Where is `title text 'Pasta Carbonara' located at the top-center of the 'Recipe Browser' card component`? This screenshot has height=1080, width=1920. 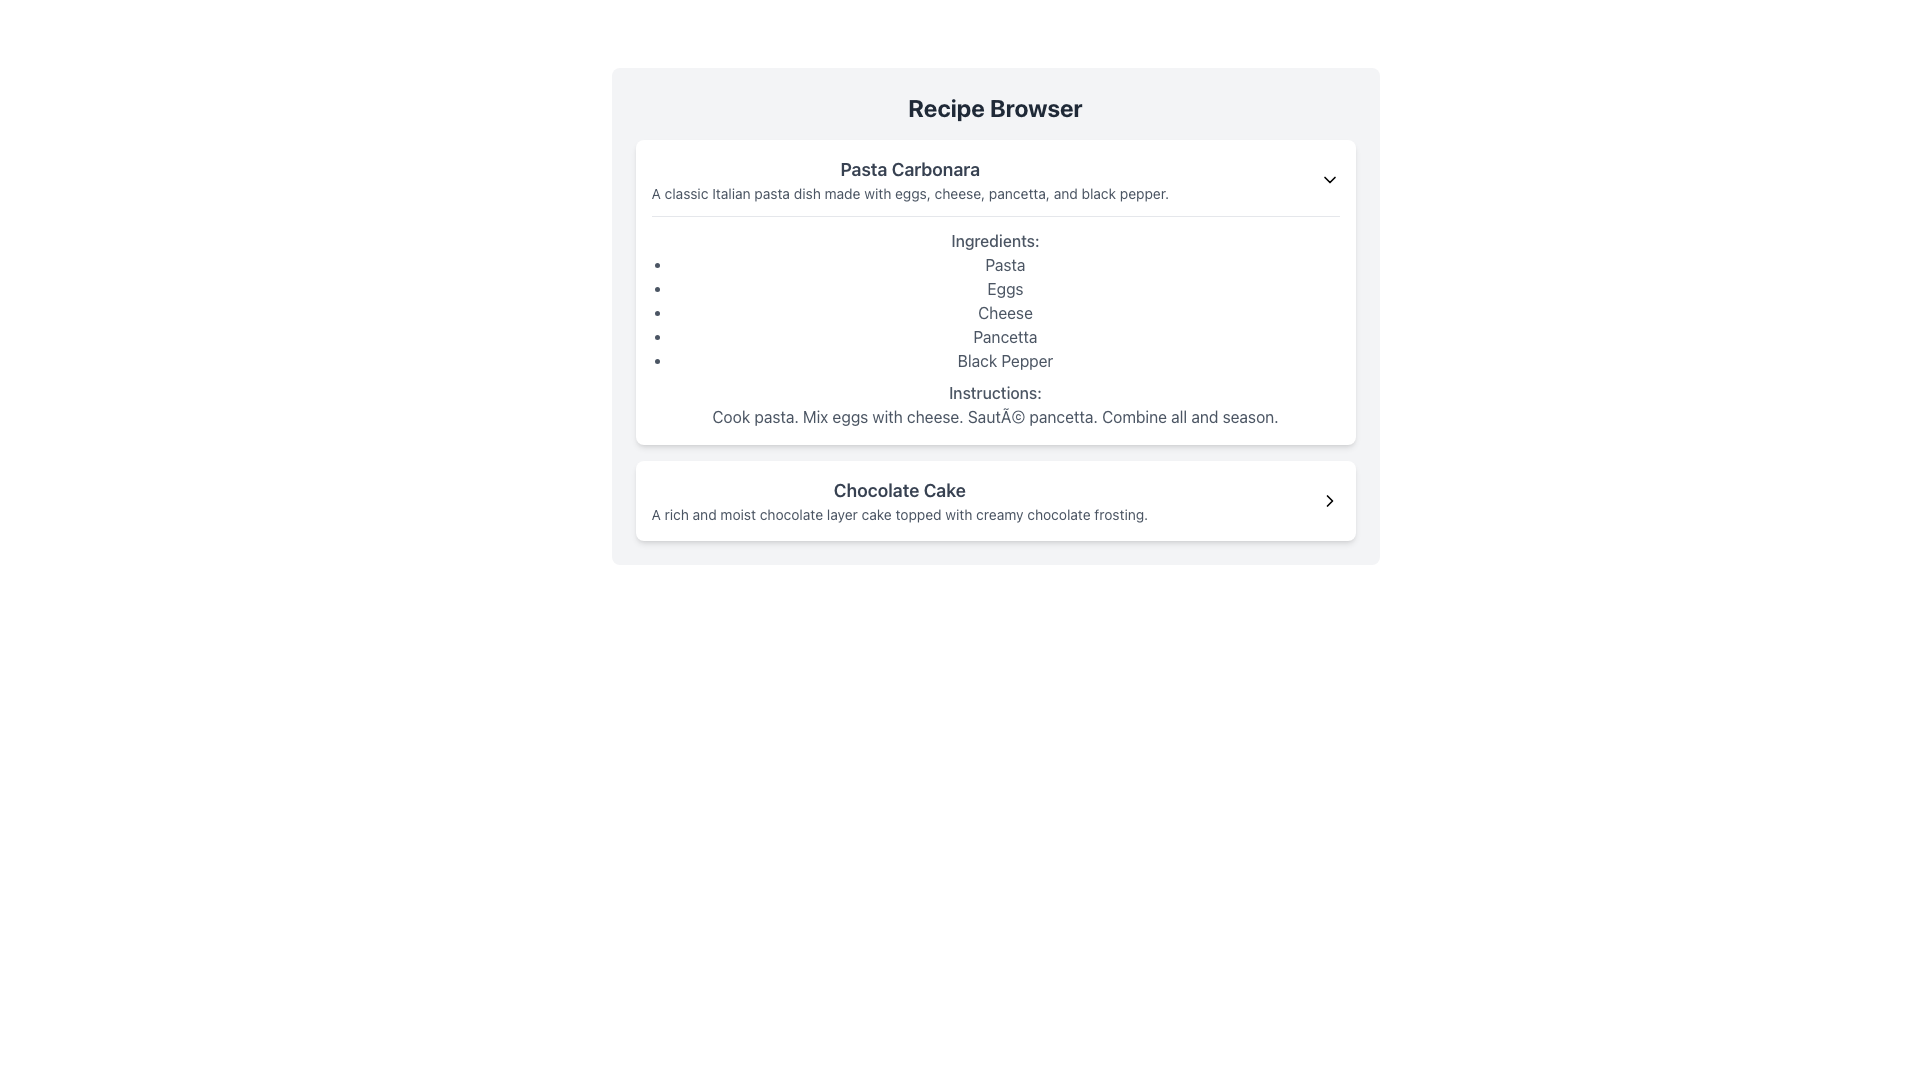
title text 'Pasta Carbonara' located at the top-center of the 'Recipe Browser' card component is located at coordinates (909, 168).